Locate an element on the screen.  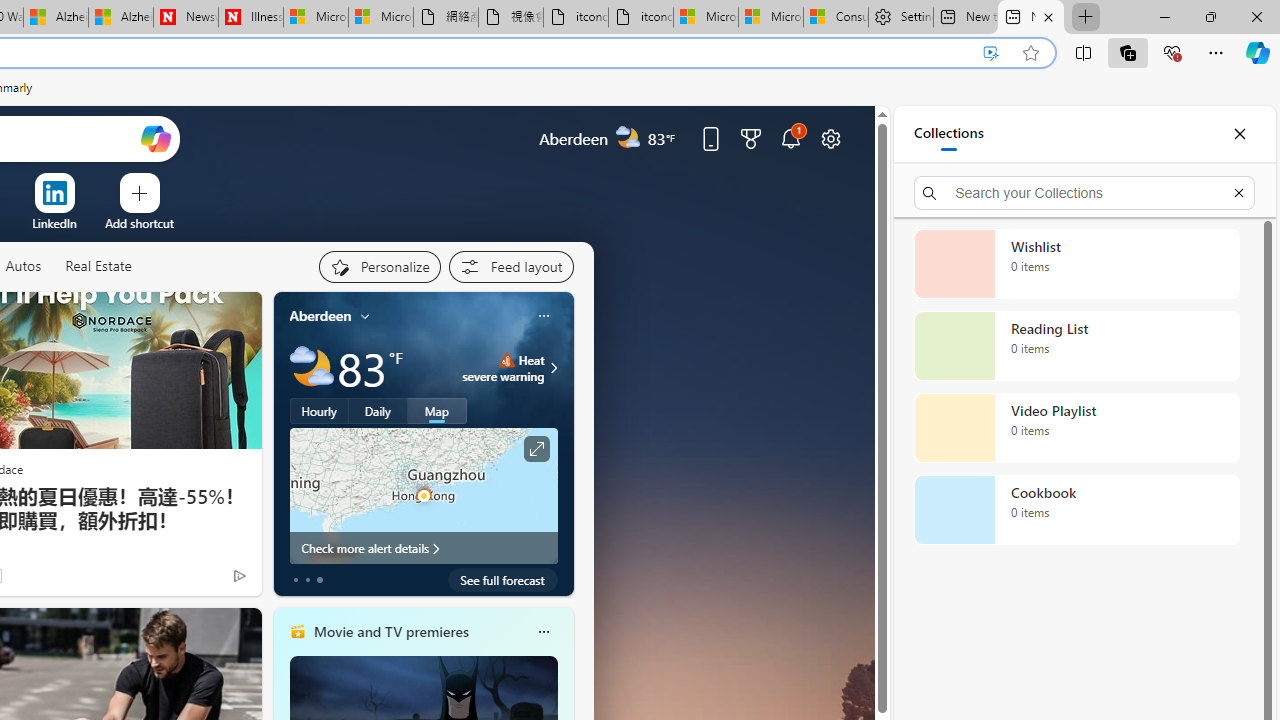
'Consumer Health Data Privacy Policy' is located at coordinates (835, 17).